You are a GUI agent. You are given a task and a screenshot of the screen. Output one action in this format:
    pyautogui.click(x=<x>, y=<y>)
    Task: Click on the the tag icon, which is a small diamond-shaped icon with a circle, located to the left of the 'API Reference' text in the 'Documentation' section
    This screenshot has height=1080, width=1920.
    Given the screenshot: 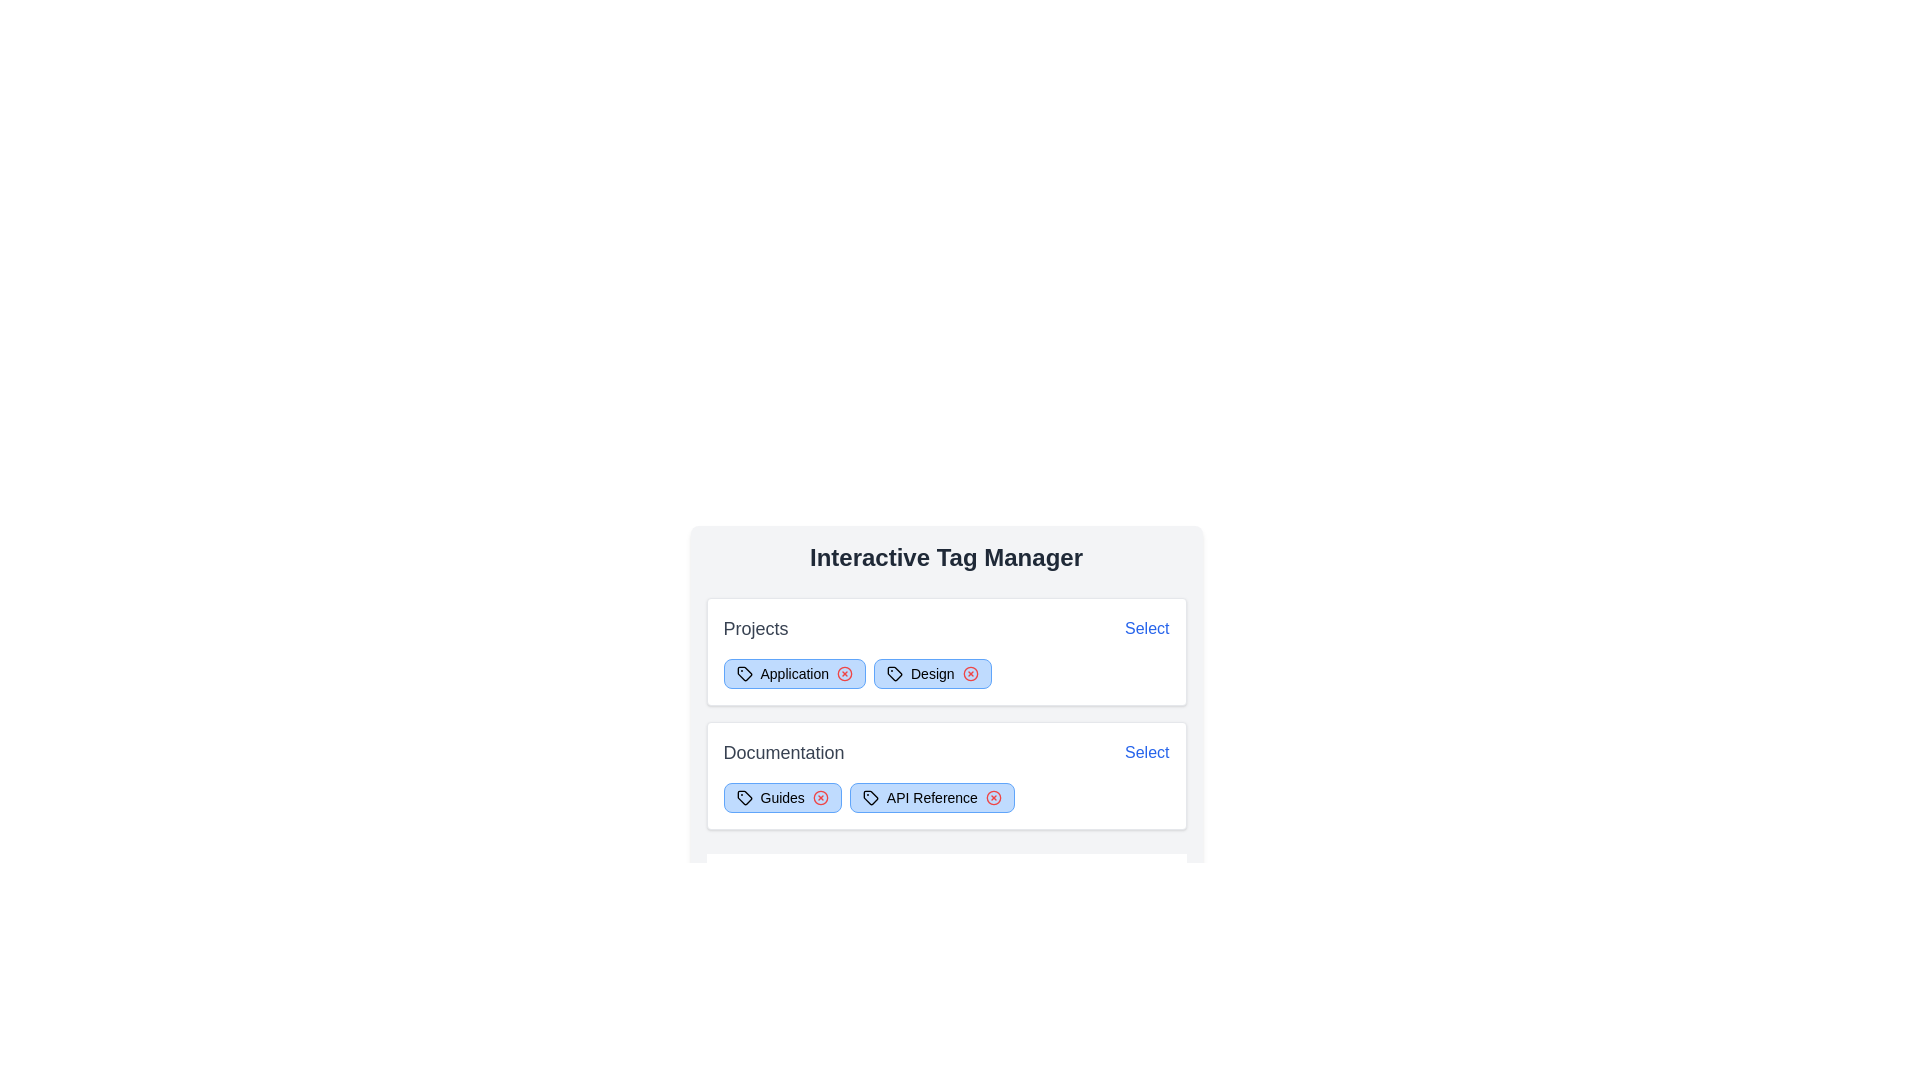 What is the action you would take?
    pyautogui.click(x=870, y=797)
    